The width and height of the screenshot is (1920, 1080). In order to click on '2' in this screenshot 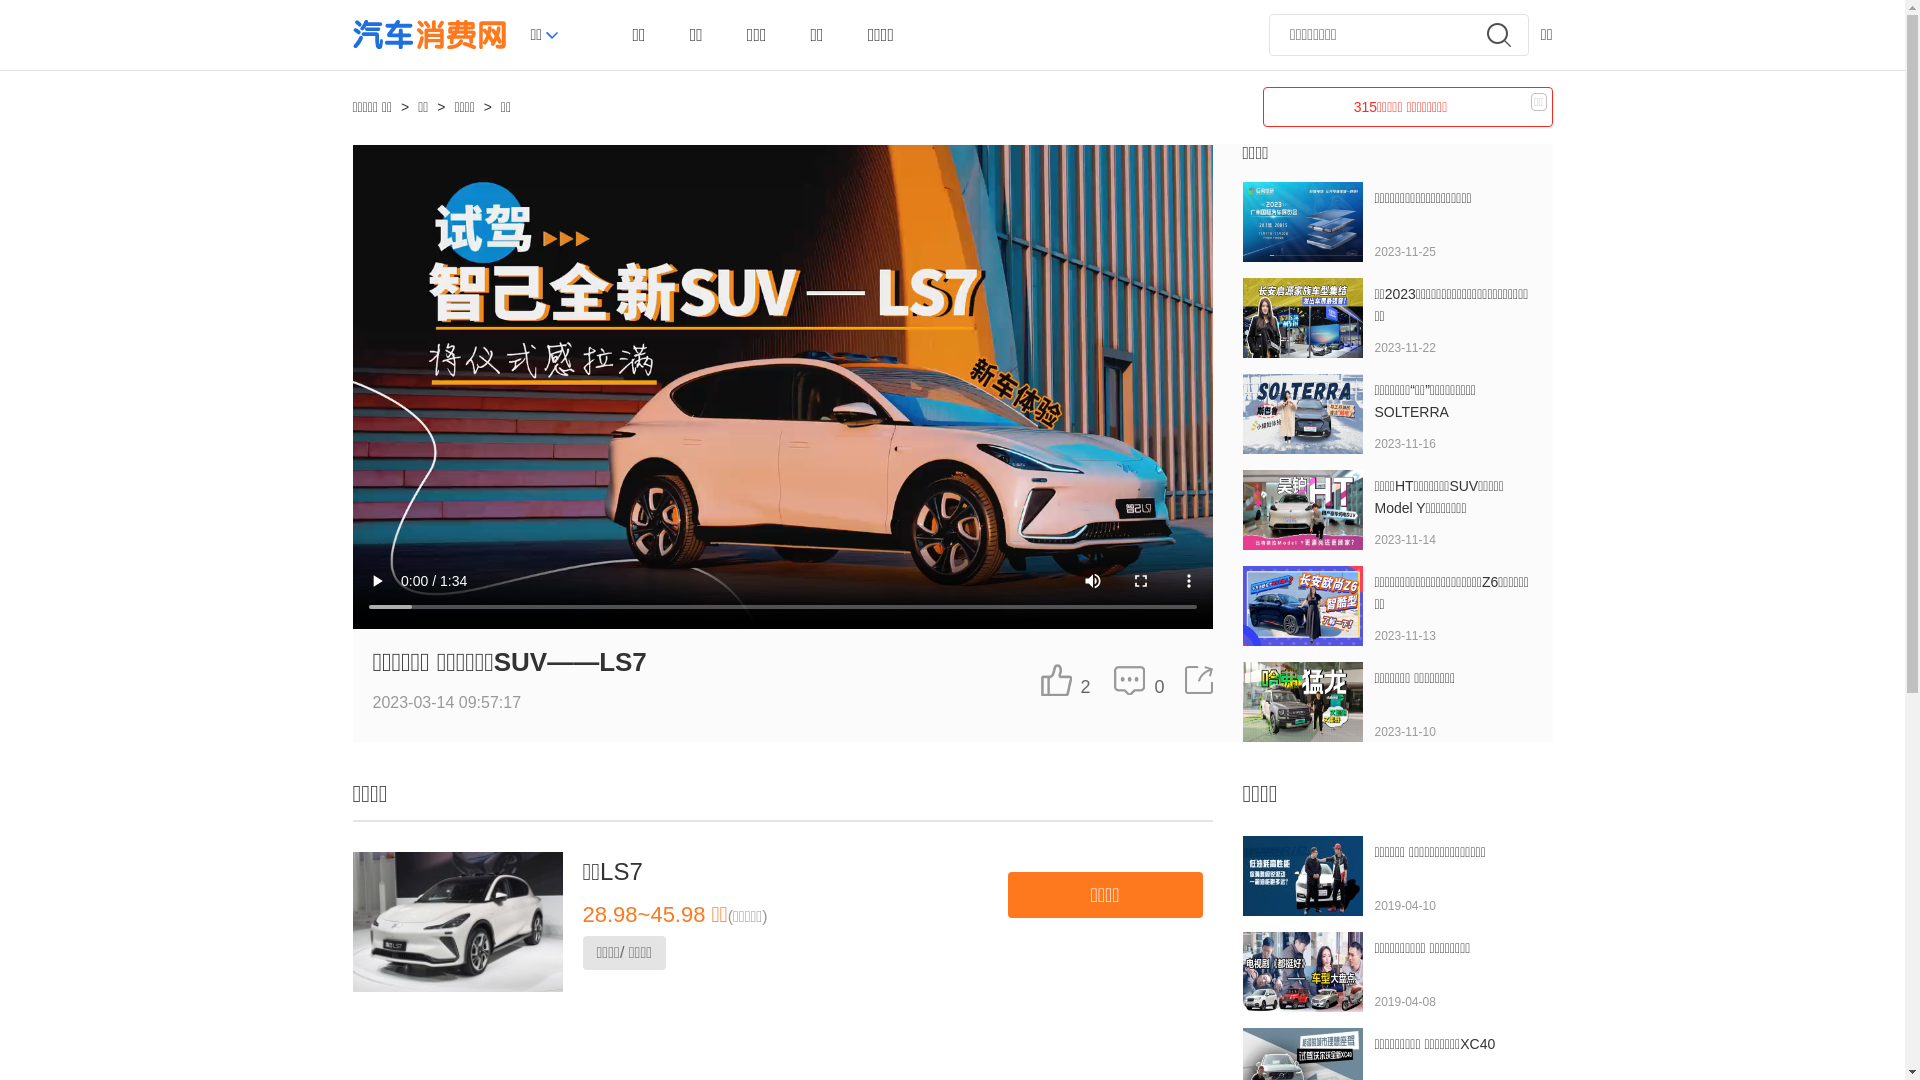, I will do `click(1064, 678)`.